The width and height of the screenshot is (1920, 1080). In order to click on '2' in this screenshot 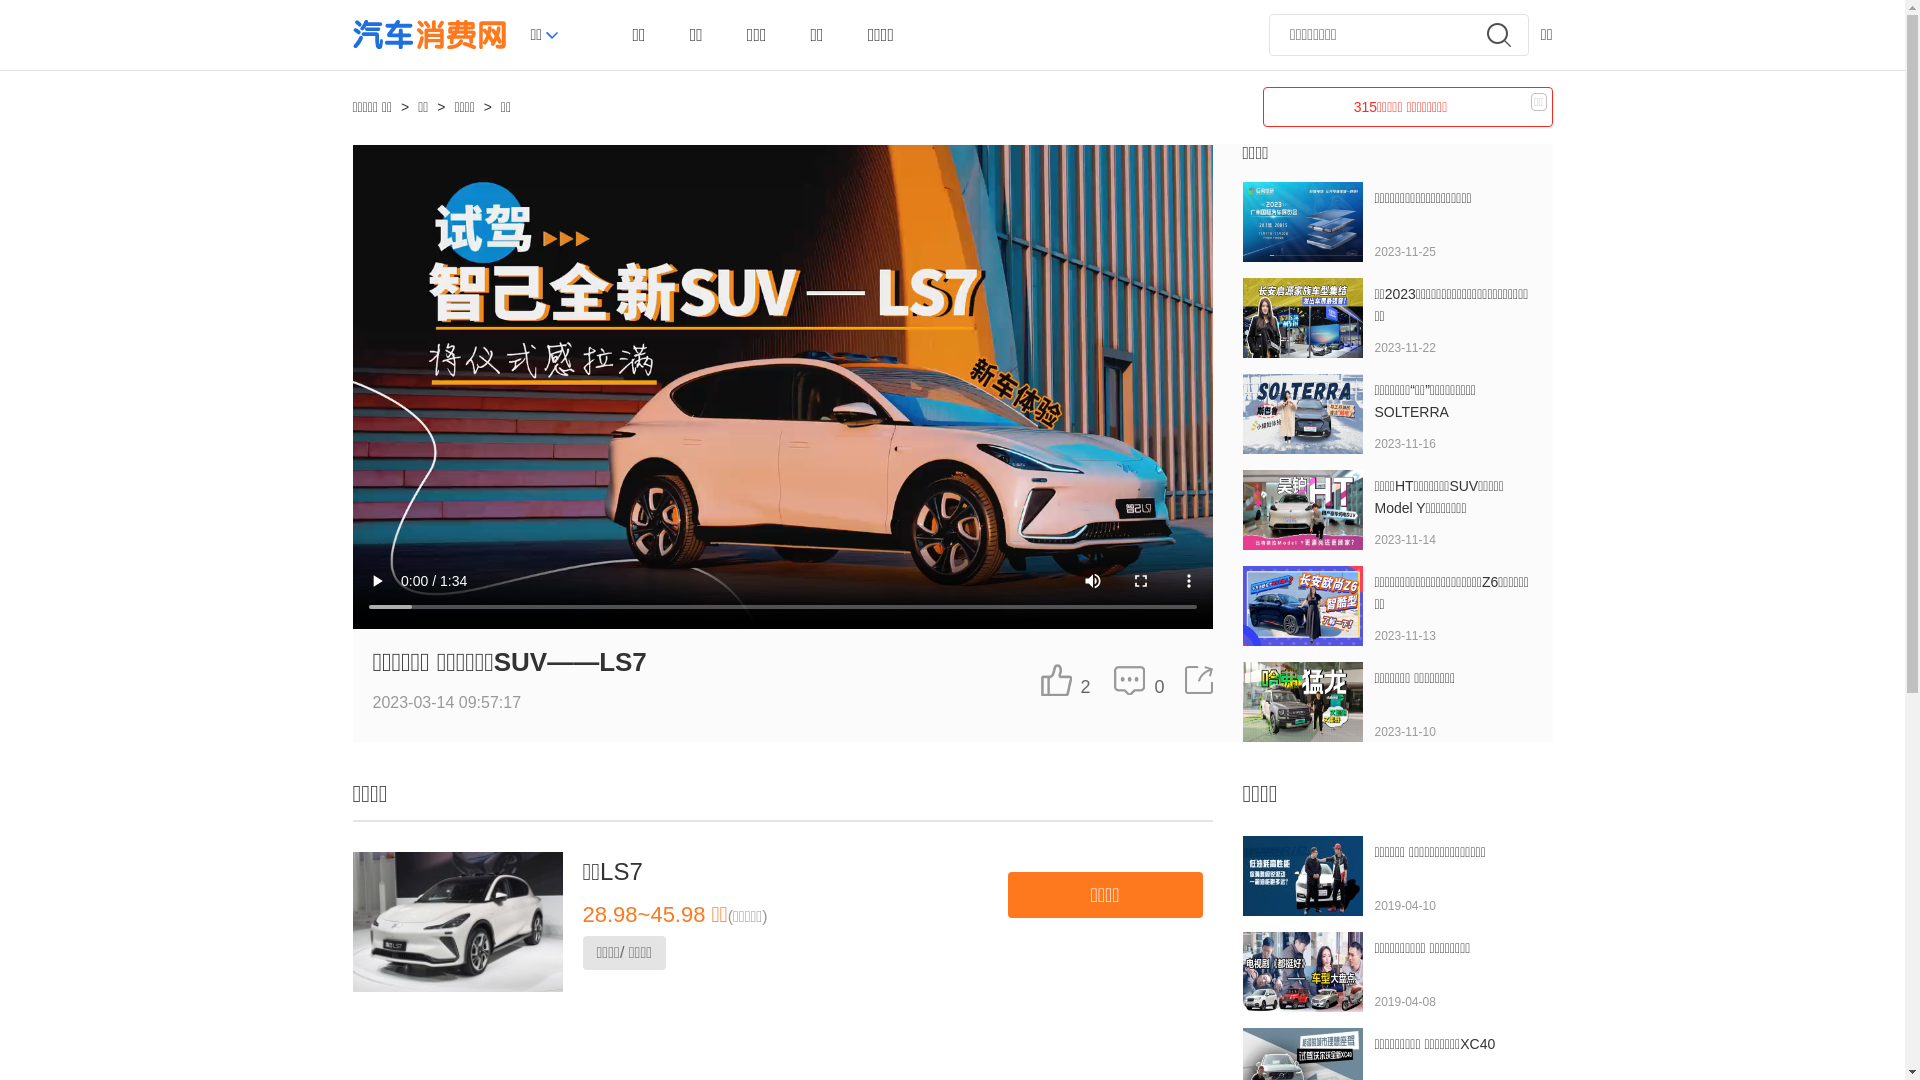, I will do `click(1064, 678)`.